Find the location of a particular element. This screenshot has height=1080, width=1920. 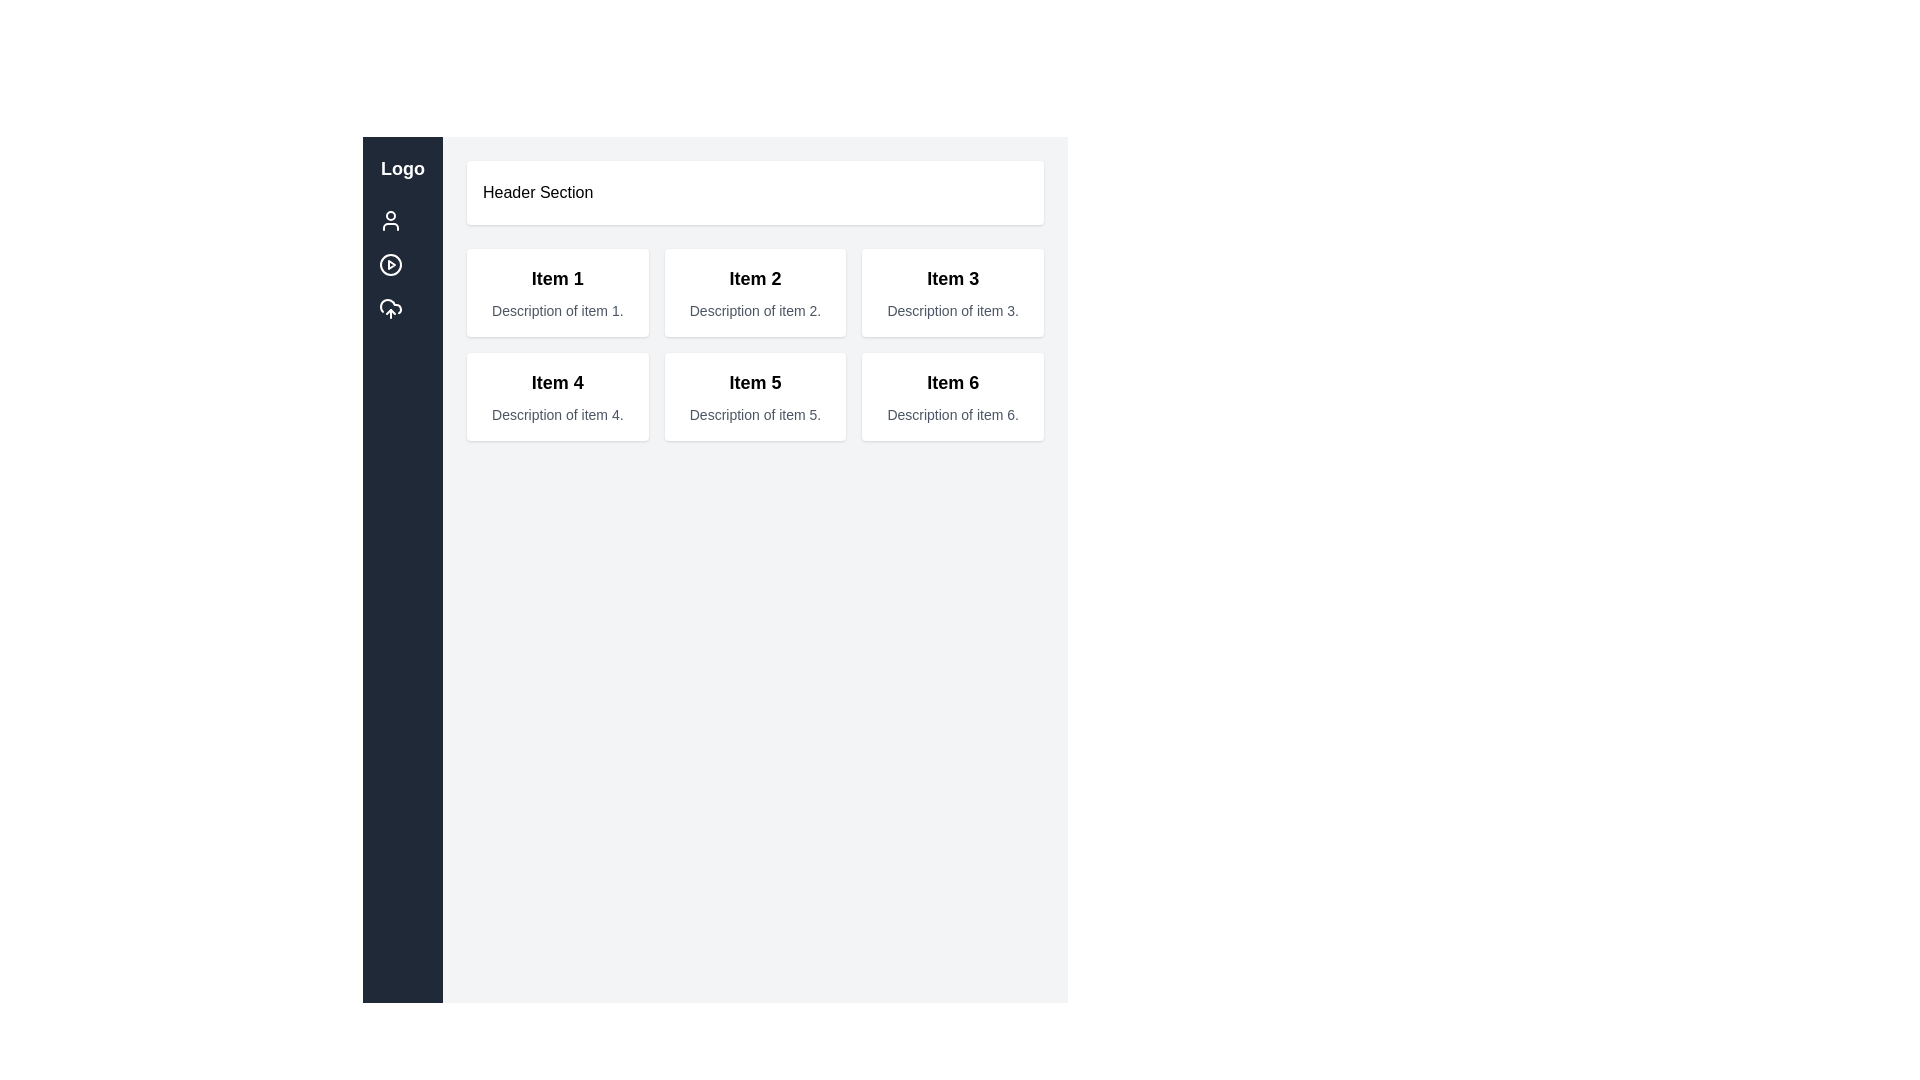

descriptive text label for 'Item 6' located below the bold 'Item 6' text in the sixth box of the grid layout is located at coordinates (952, 414).